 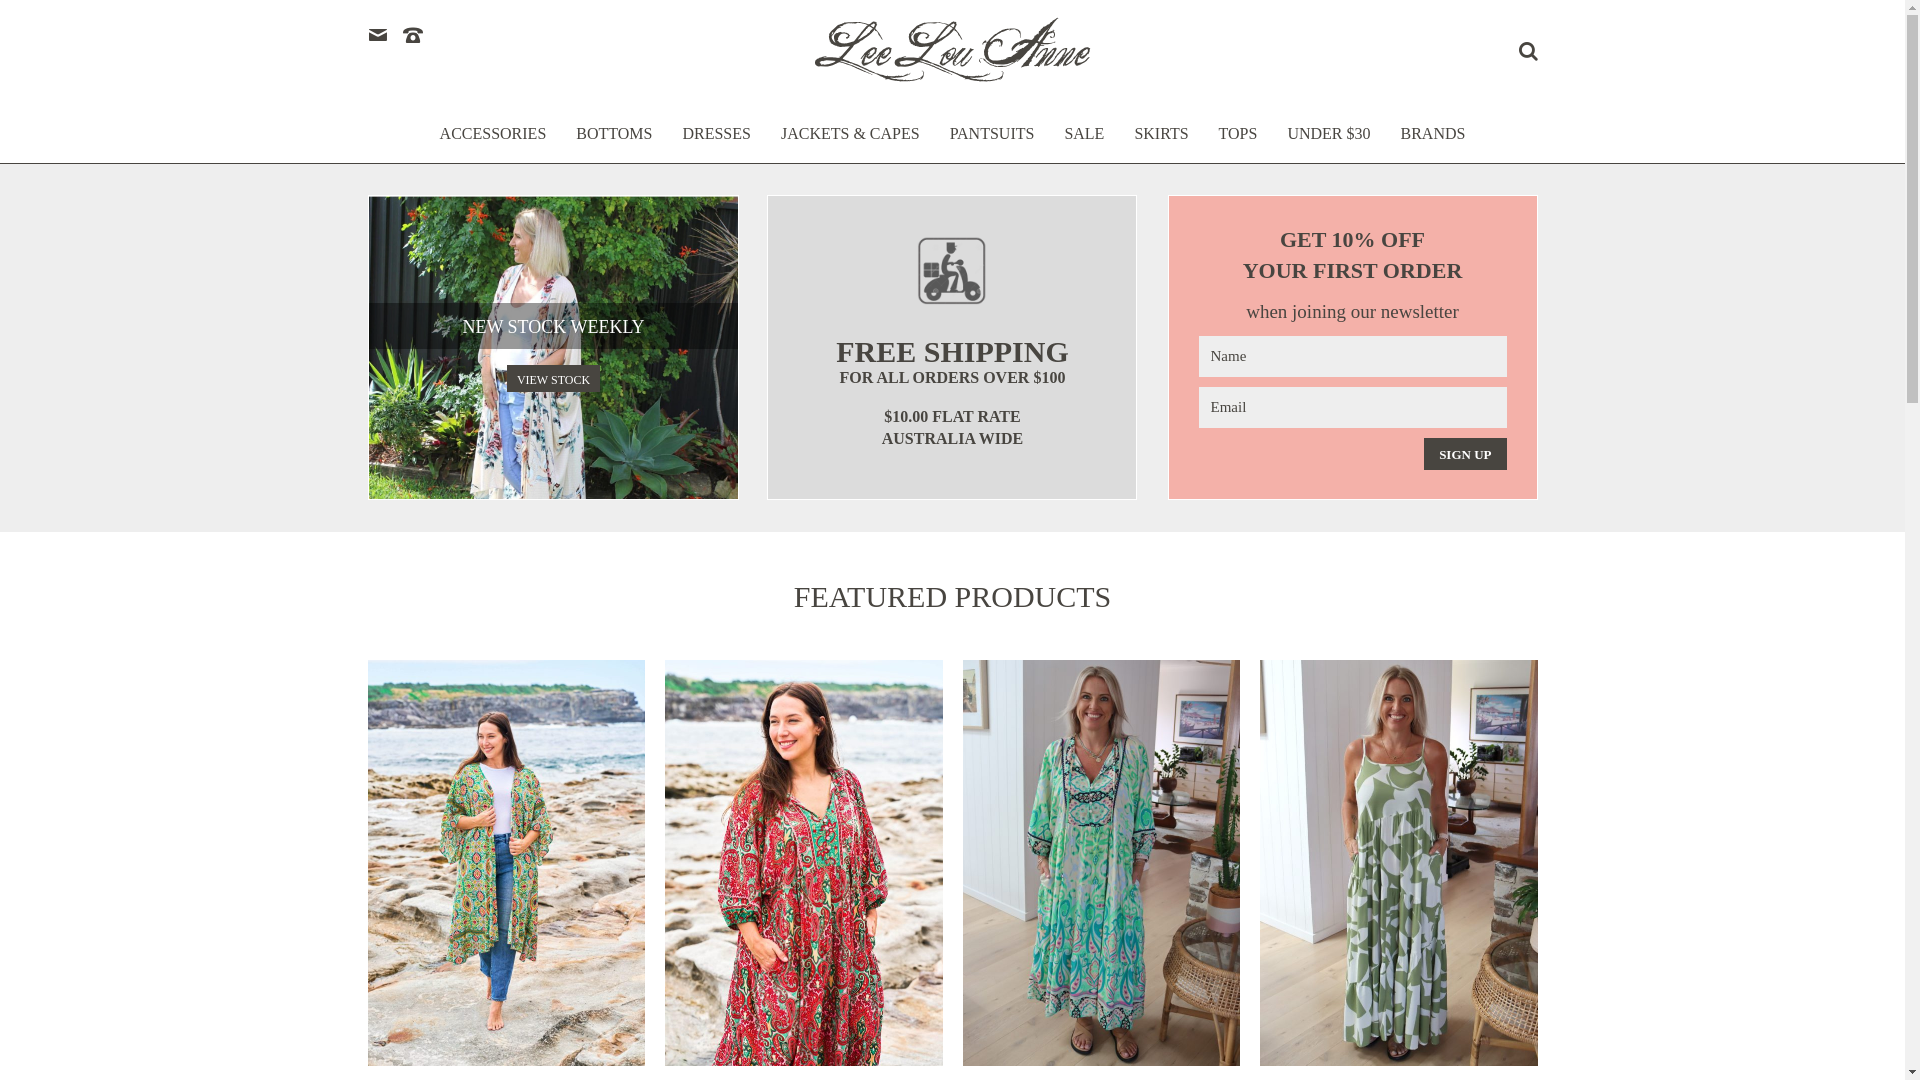 What do you see at coordinates (1432, 142) in the screenshot?
I see `'BRANDS'` at bounding box center [1432, 142].